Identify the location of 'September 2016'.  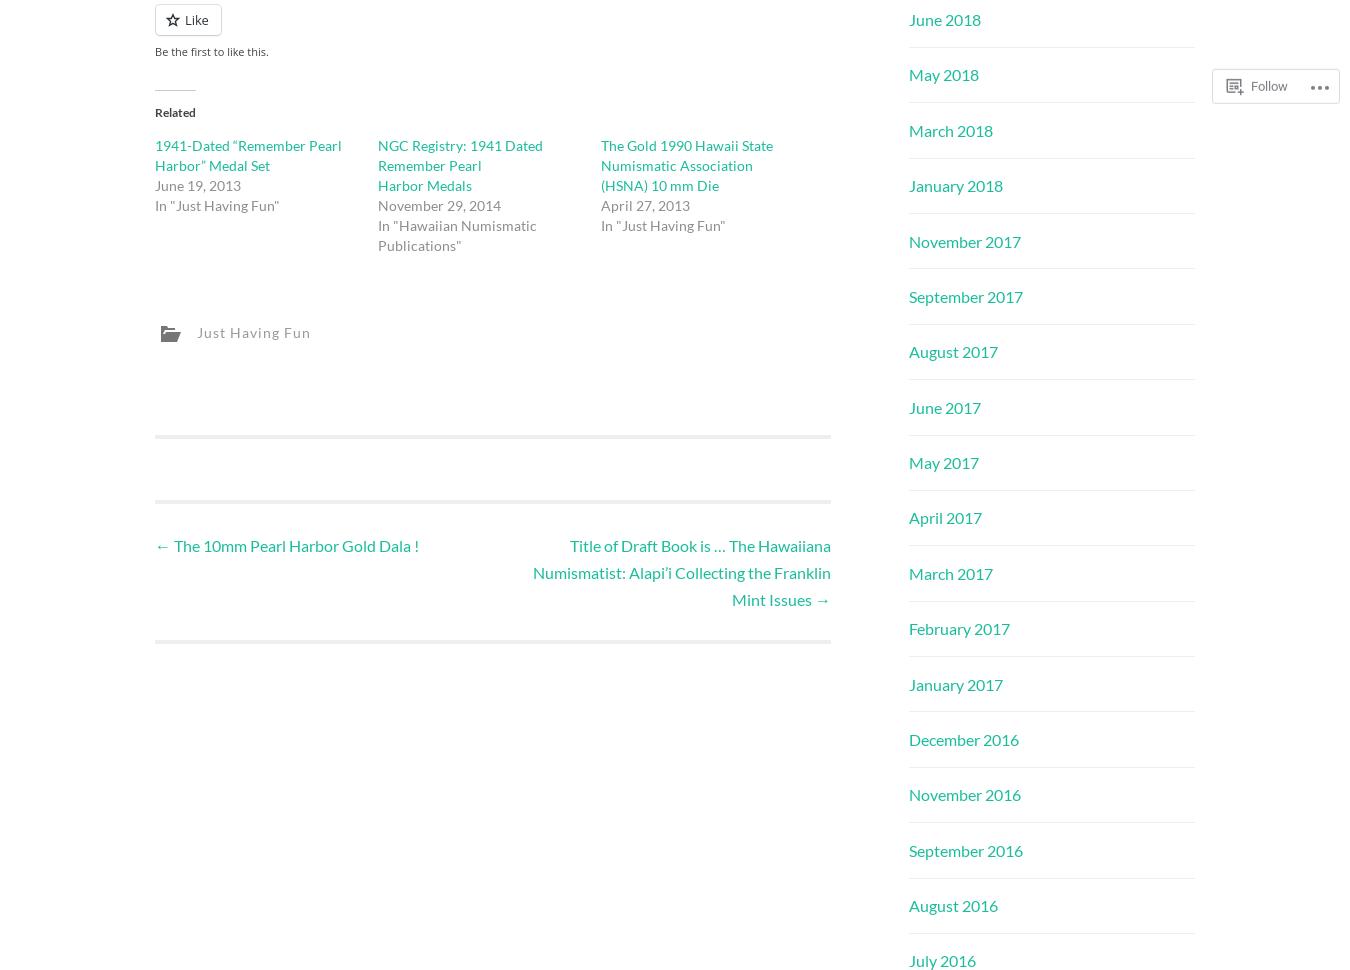
(965, 848).